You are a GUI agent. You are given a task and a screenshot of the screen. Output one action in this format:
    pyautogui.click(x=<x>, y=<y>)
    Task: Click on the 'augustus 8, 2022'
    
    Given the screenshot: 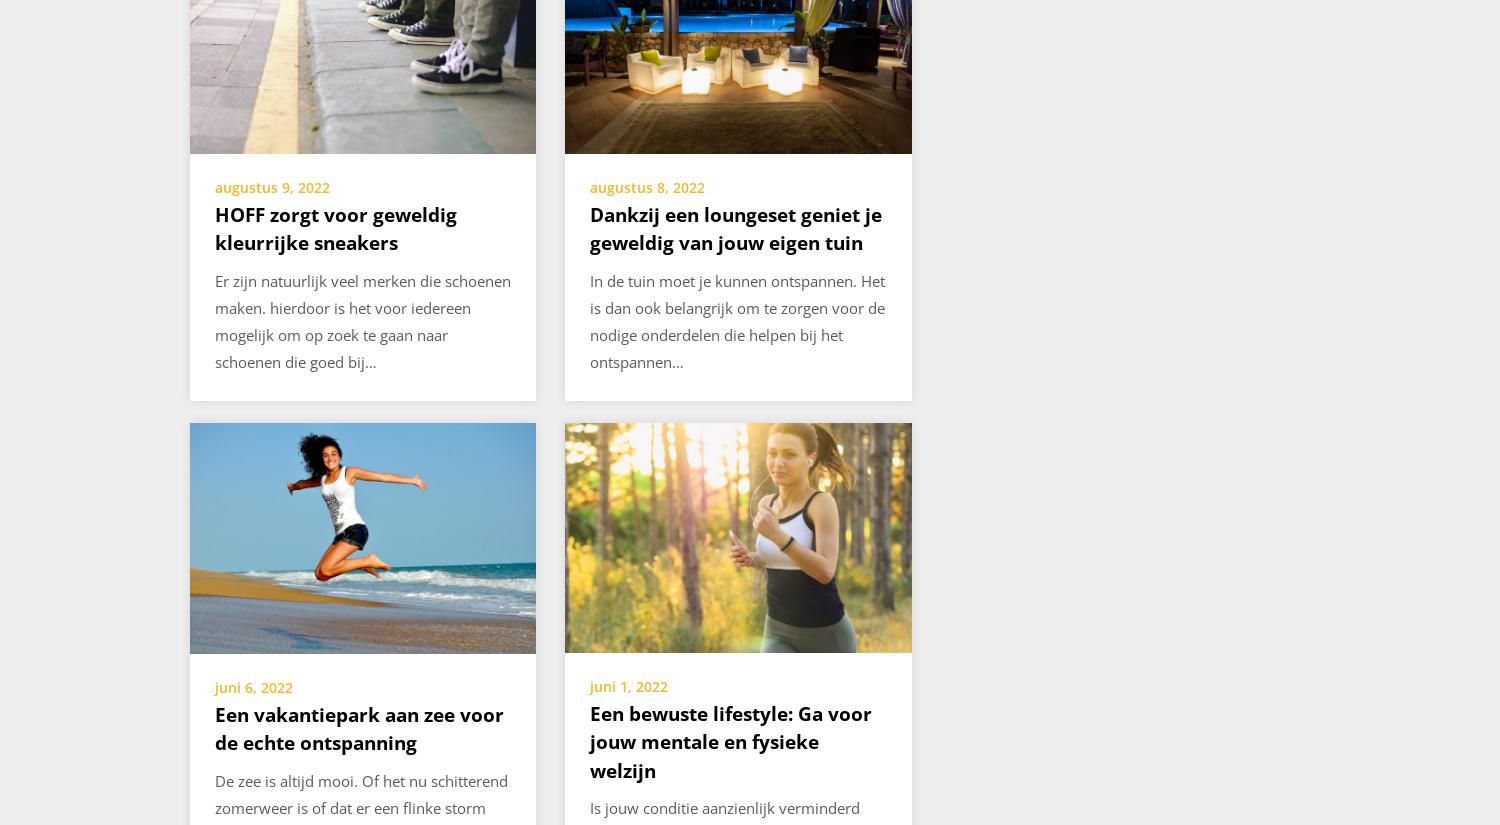 What is the action you would take?
    pyautogui.click(x=647, y=186)
    